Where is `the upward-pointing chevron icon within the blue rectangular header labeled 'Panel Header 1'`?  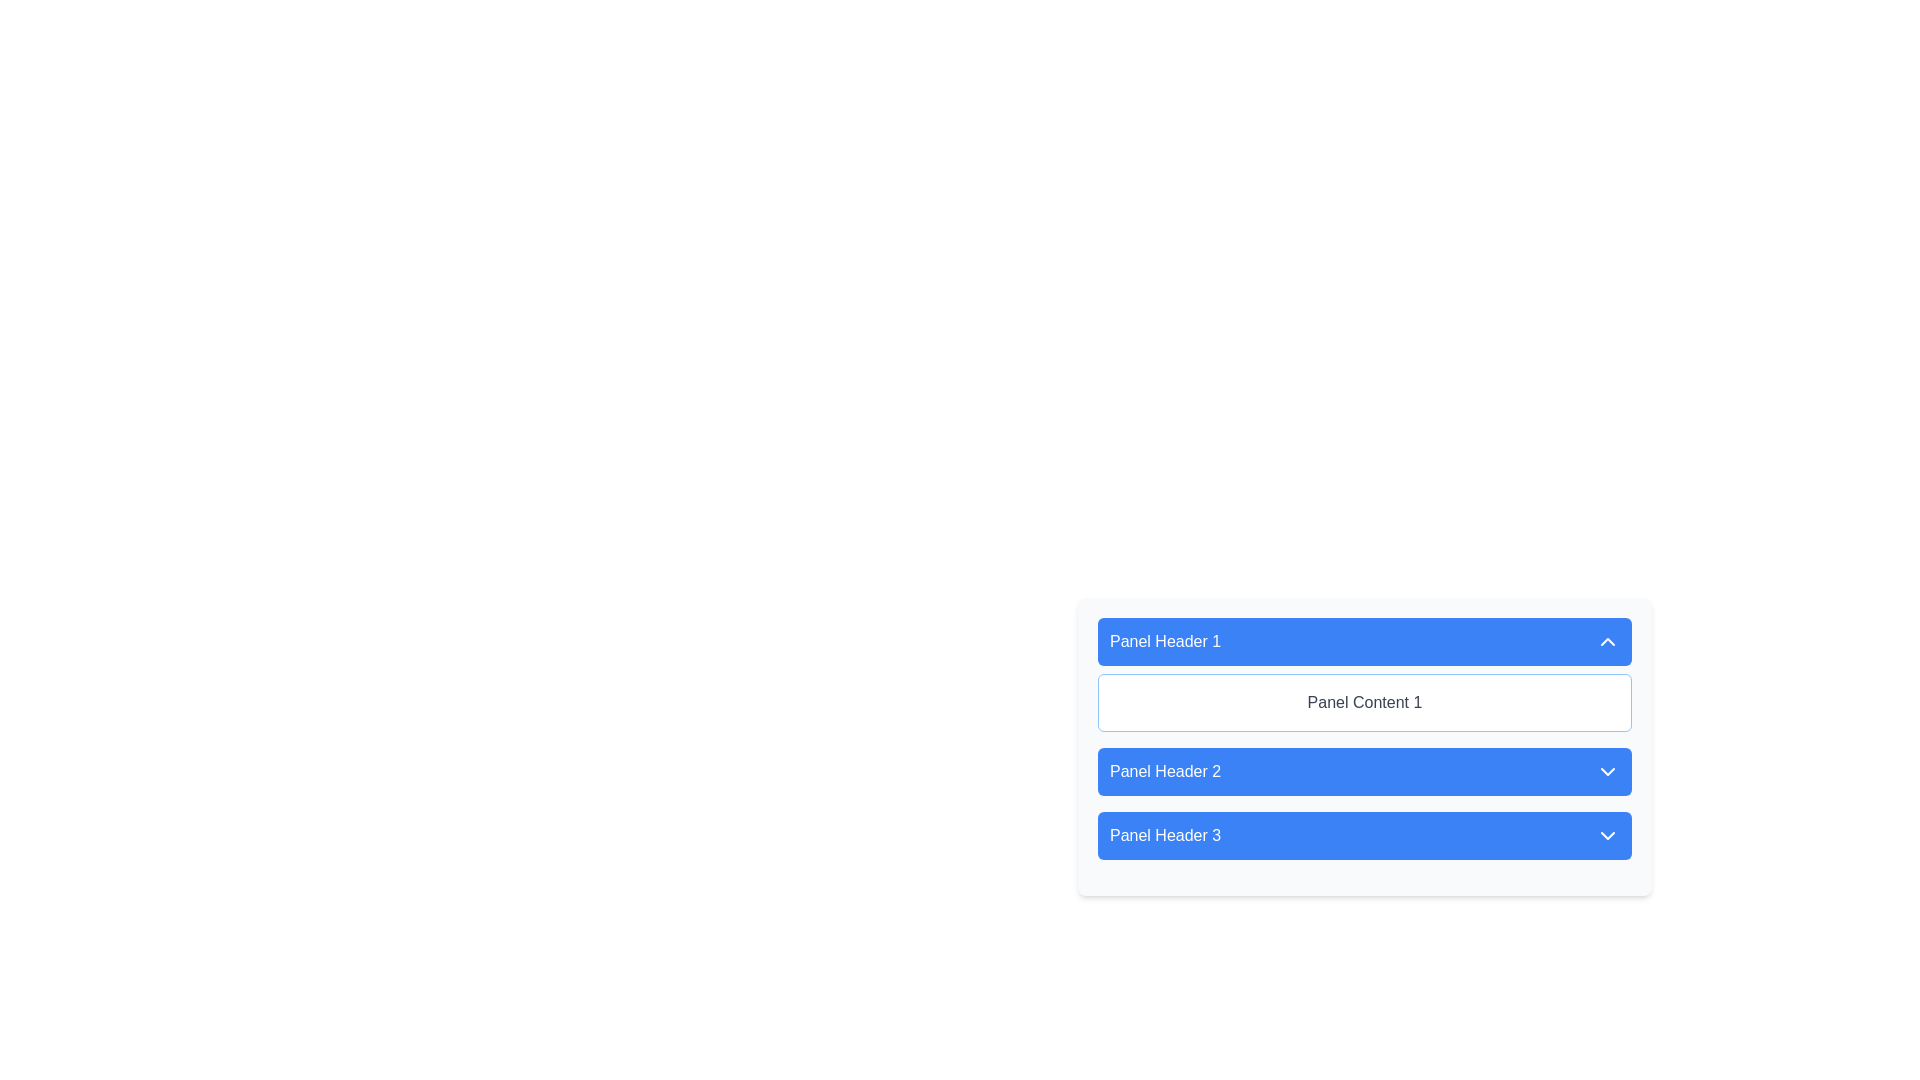
the upward-pointing chevron icon within the blue rectangular header labeled 'Panel Header 1' is located at coordinates (1608, 641).